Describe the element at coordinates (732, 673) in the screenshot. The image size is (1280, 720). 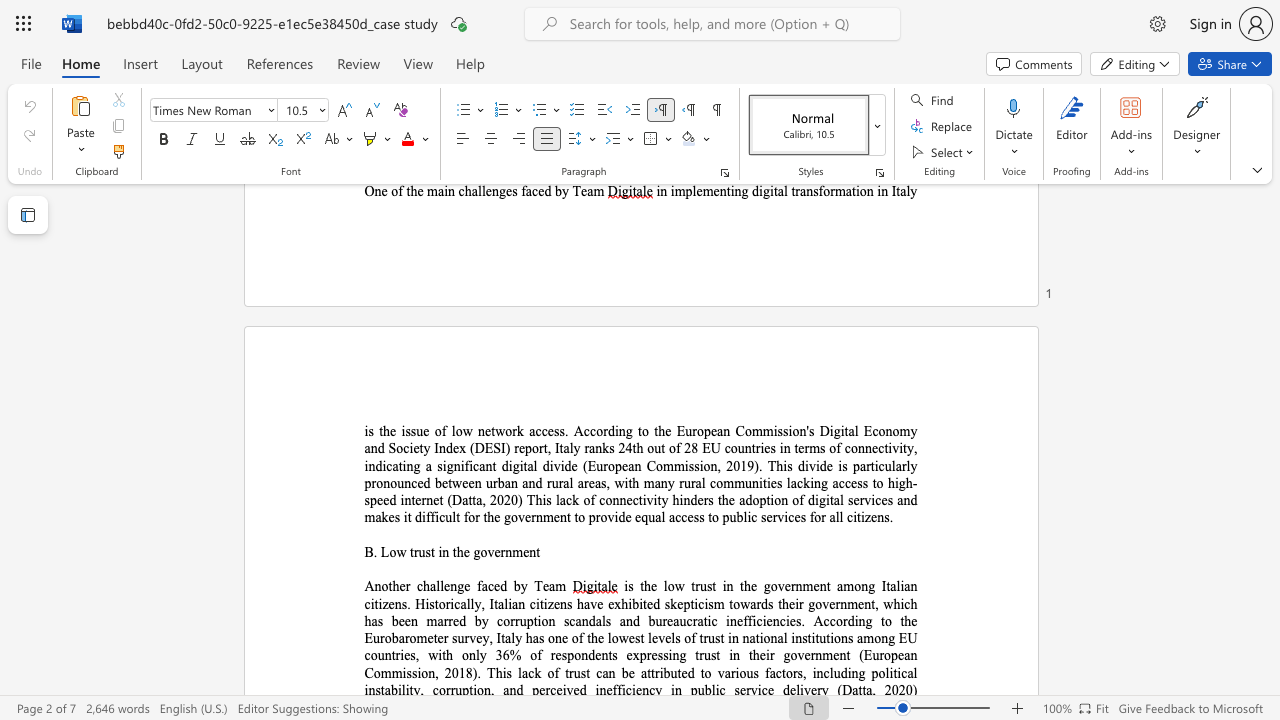
I see `the 1th character "r" in the text` at that location.